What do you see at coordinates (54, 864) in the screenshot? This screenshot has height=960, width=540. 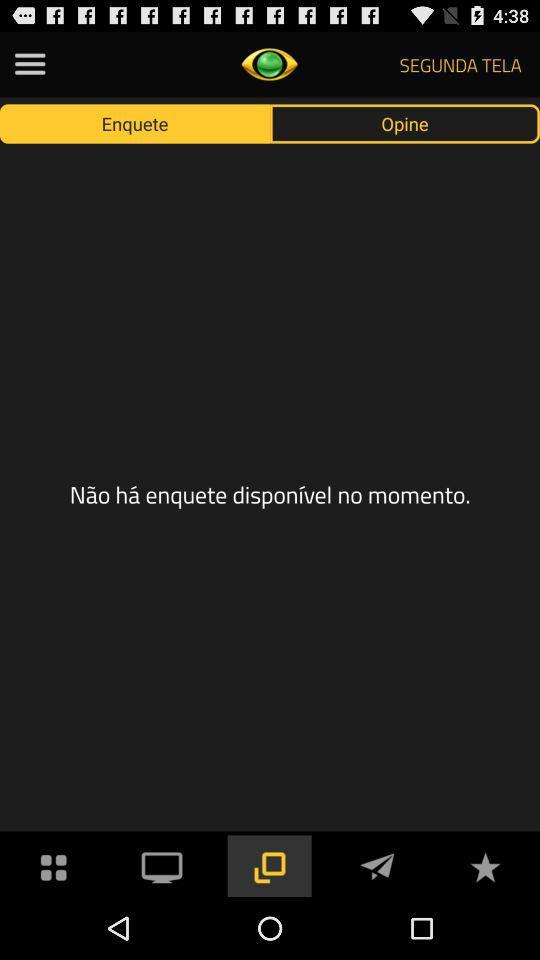 I see `main page` at bounding box center [54, 864].